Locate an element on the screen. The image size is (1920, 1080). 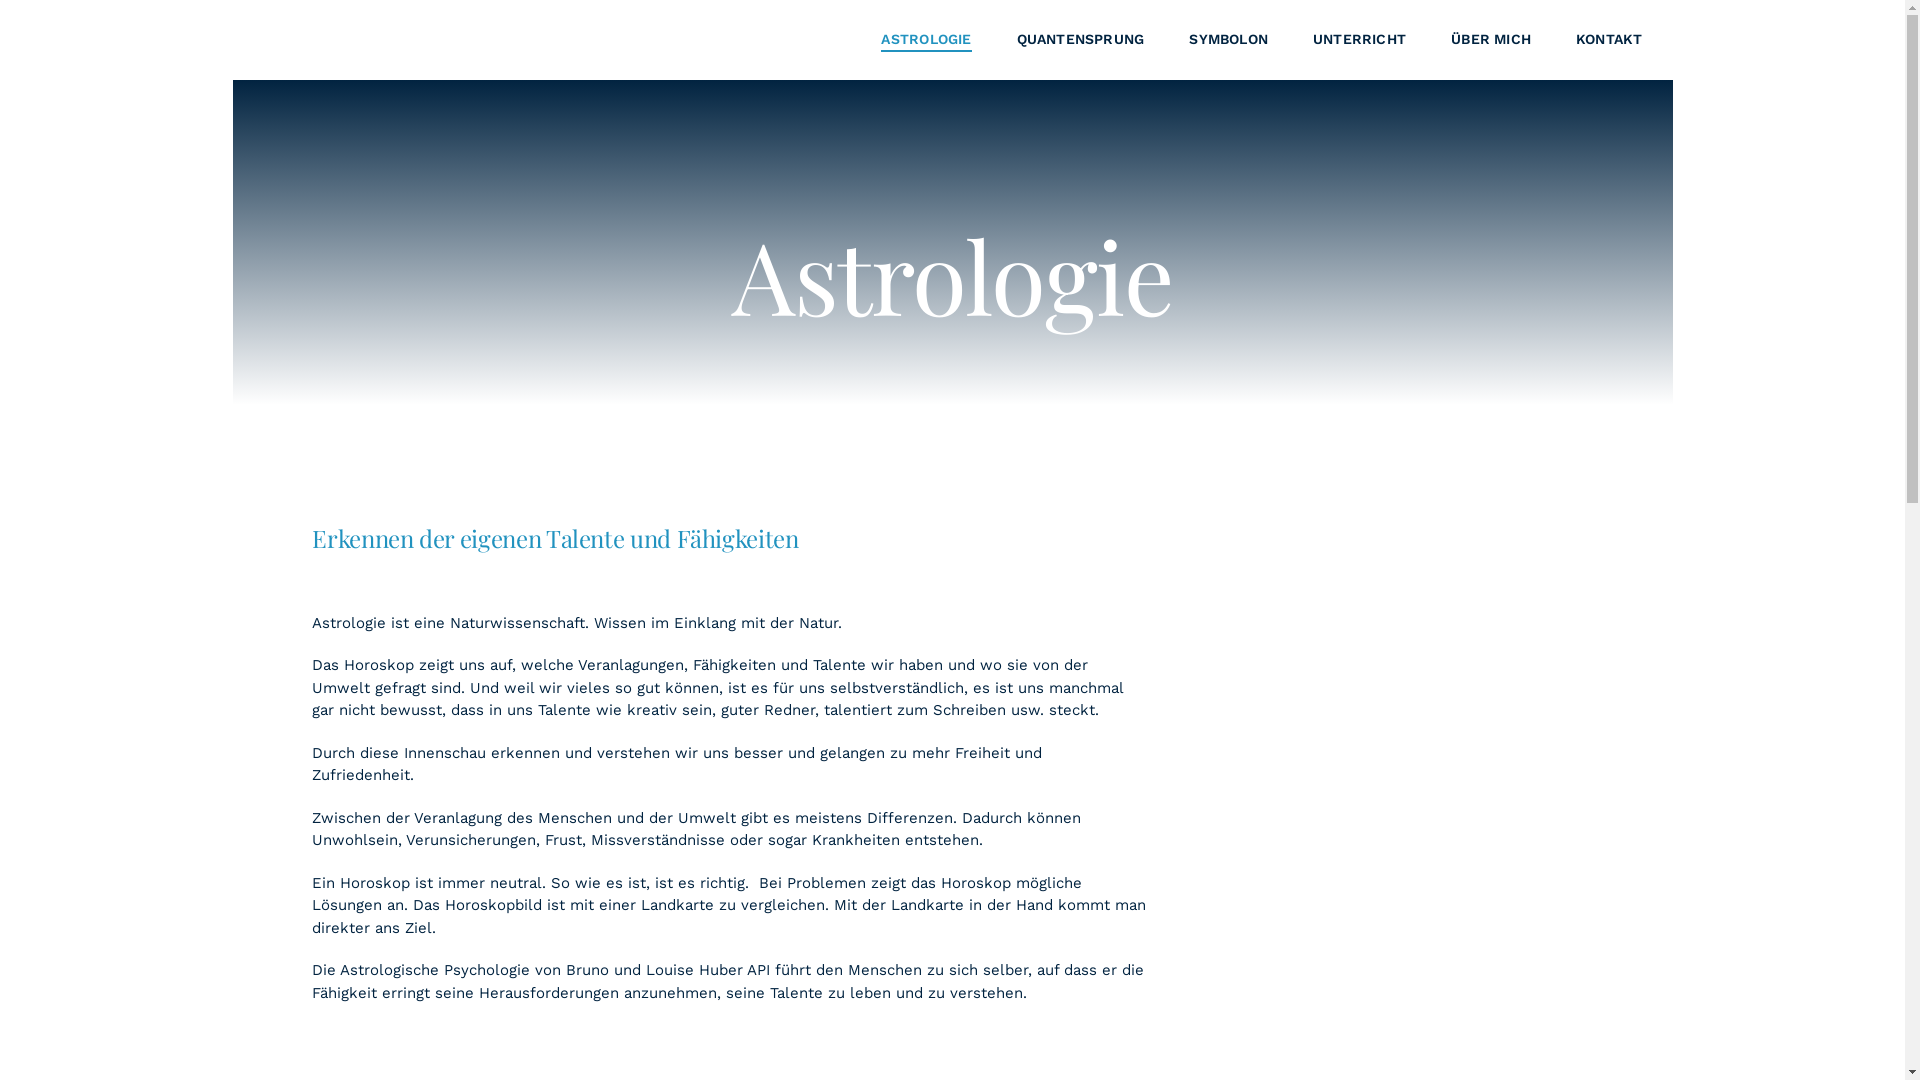
'KONTAKT' is located at coordinates (1608, 39).